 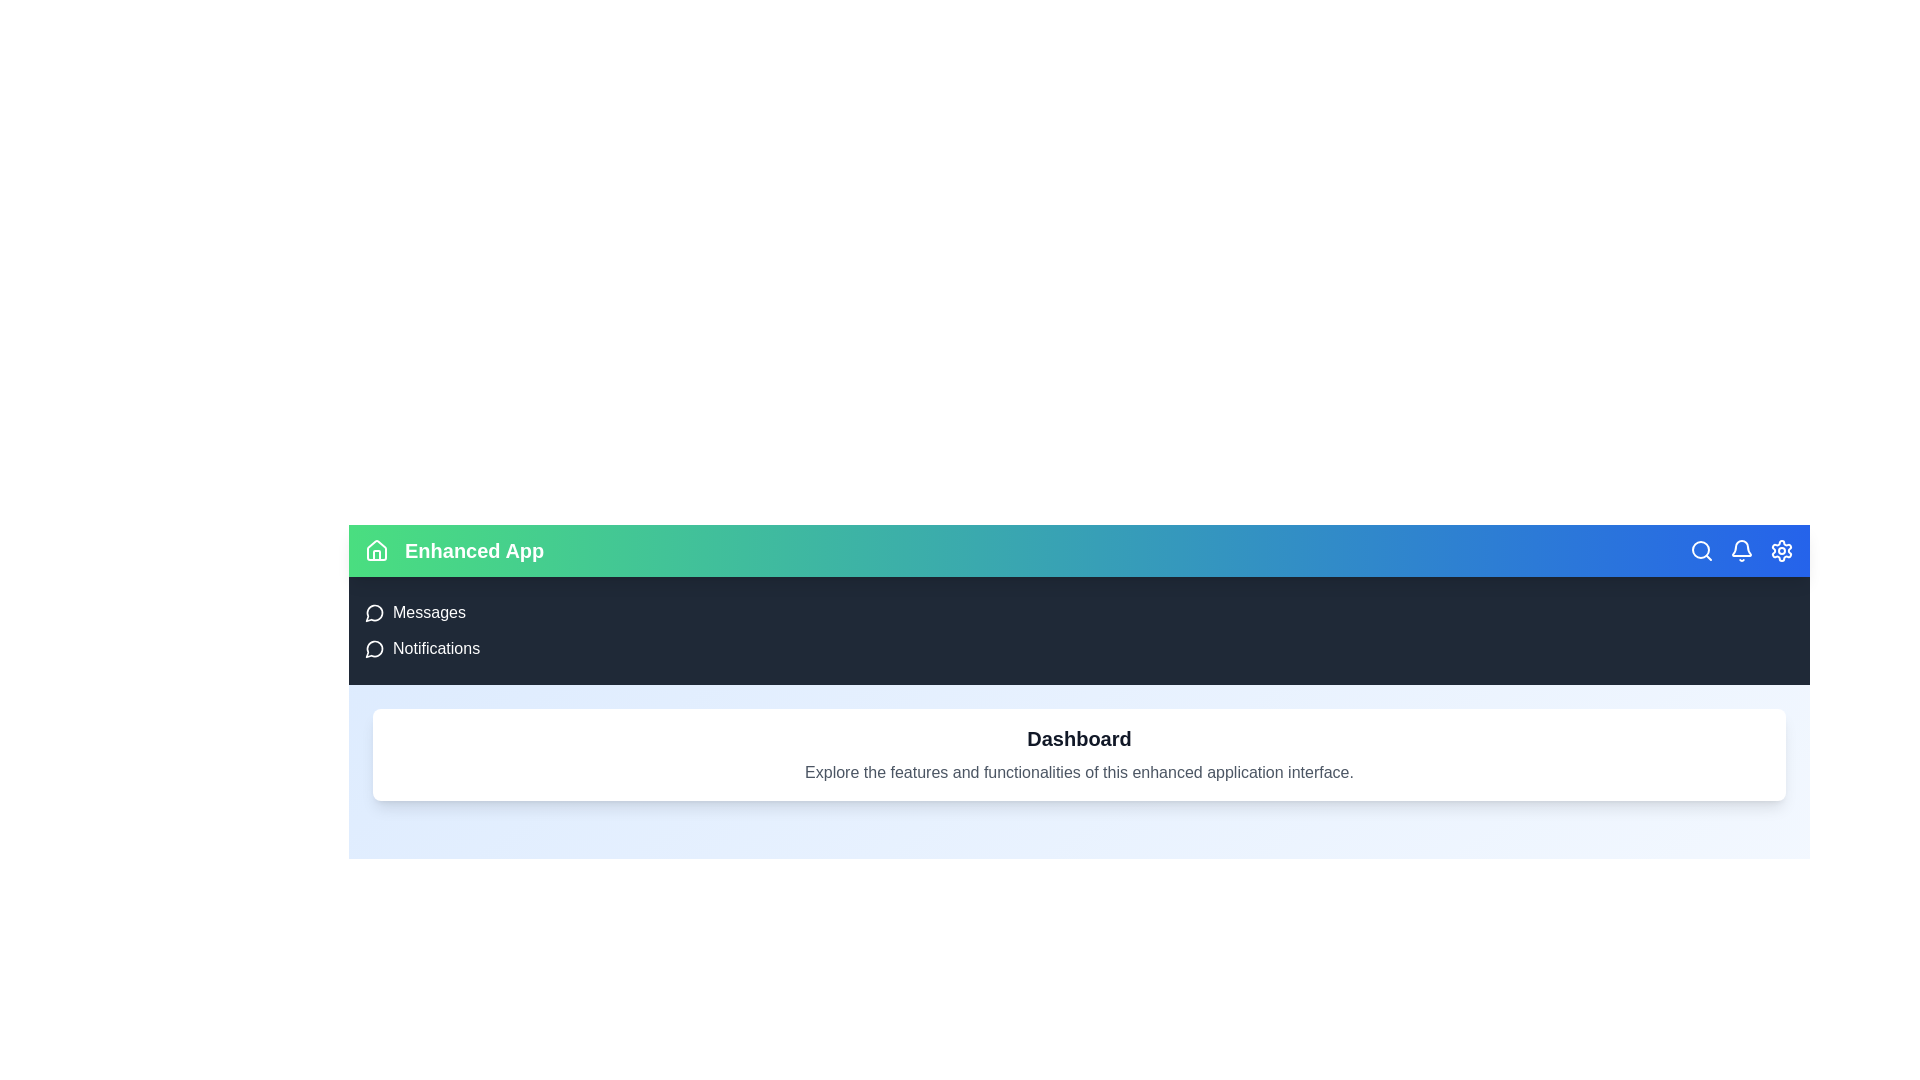 What do you see at coordinates (377, 648) in the screenshot?
I see `the menu option Notifications from the navigation bar` at bounding box center [377, 648].